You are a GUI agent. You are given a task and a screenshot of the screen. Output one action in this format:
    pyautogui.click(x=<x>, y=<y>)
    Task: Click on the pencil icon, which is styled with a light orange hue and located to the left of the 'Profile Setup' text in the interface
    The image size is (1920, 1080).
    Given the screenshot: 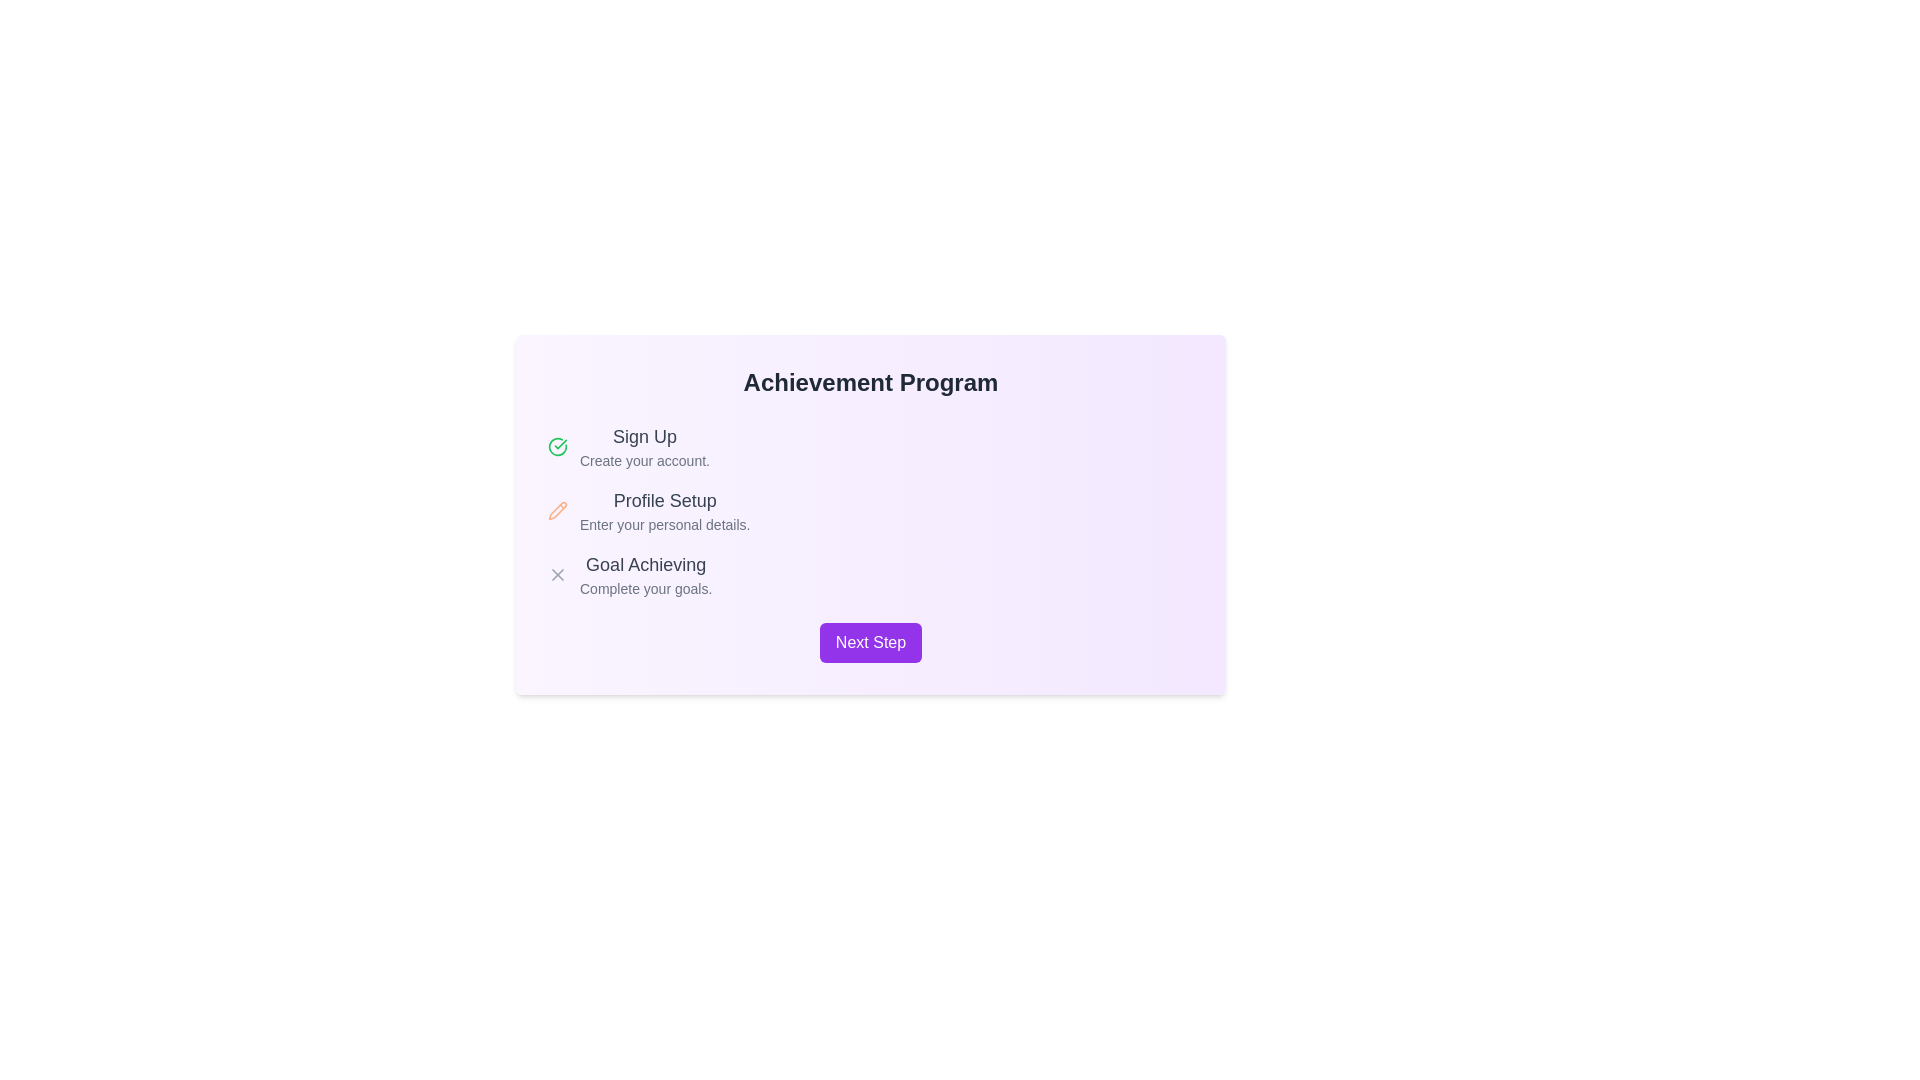 What is the action you would take?
    pyautogui.click(x=557, y=508)
    